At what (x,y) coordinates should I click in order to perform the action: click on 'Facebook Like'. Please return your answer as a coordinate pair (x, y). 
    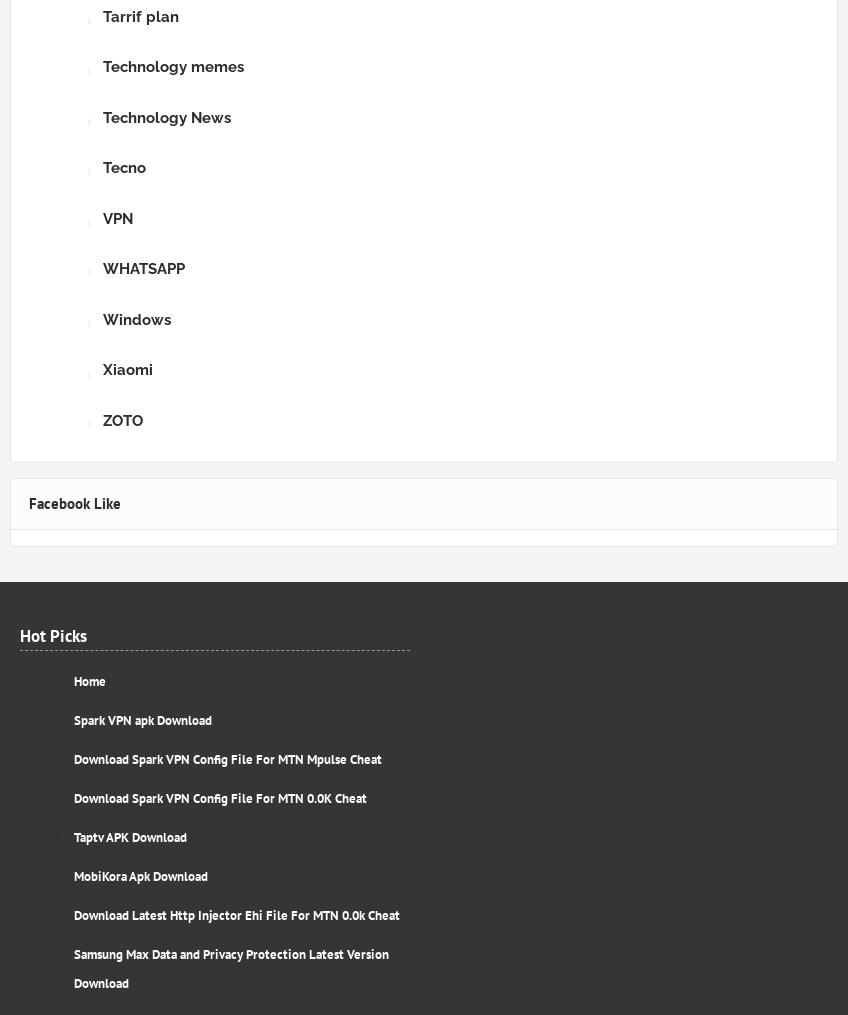
    Looking at the image, I should click on (74, 501).